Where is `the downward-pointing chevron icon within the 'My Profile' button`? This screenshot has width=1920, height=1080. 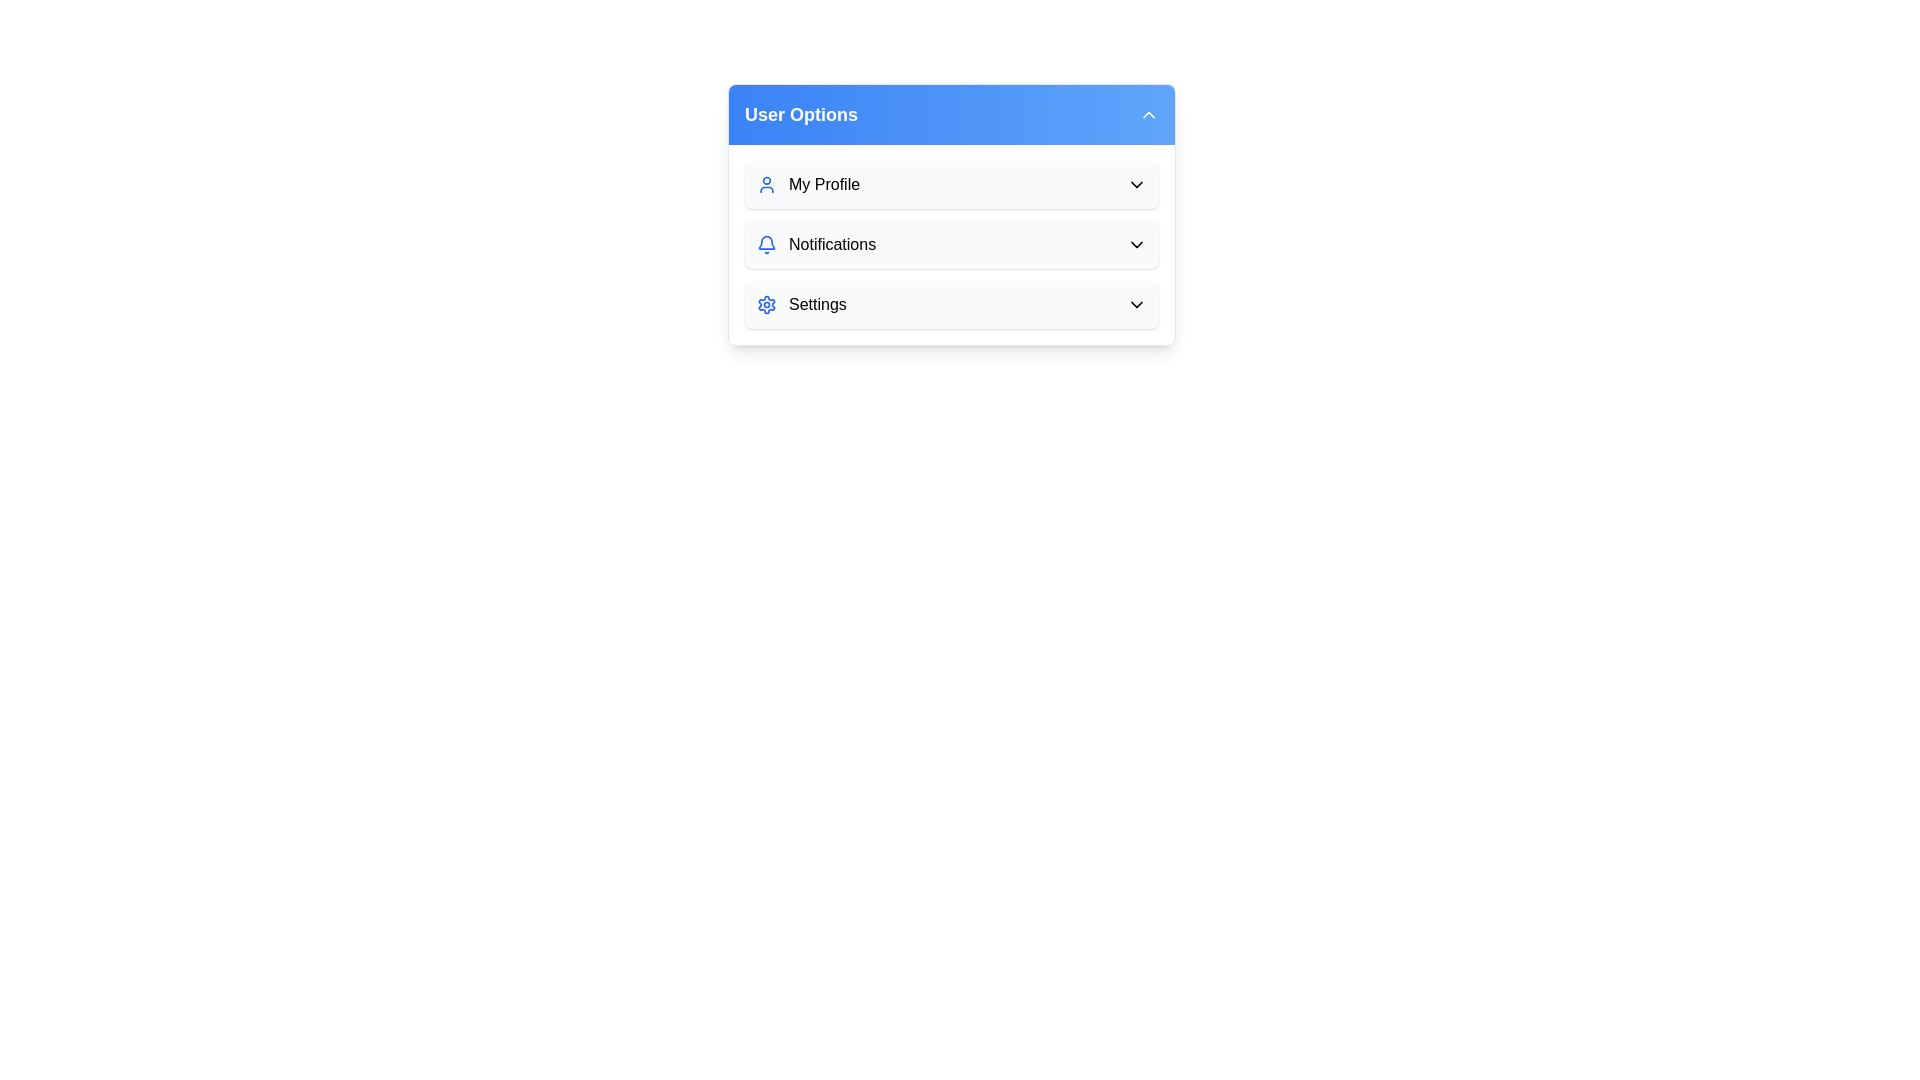 the downward-pointing chevron icon within the 'My Profile' button is located at coordinates (1137, 185).